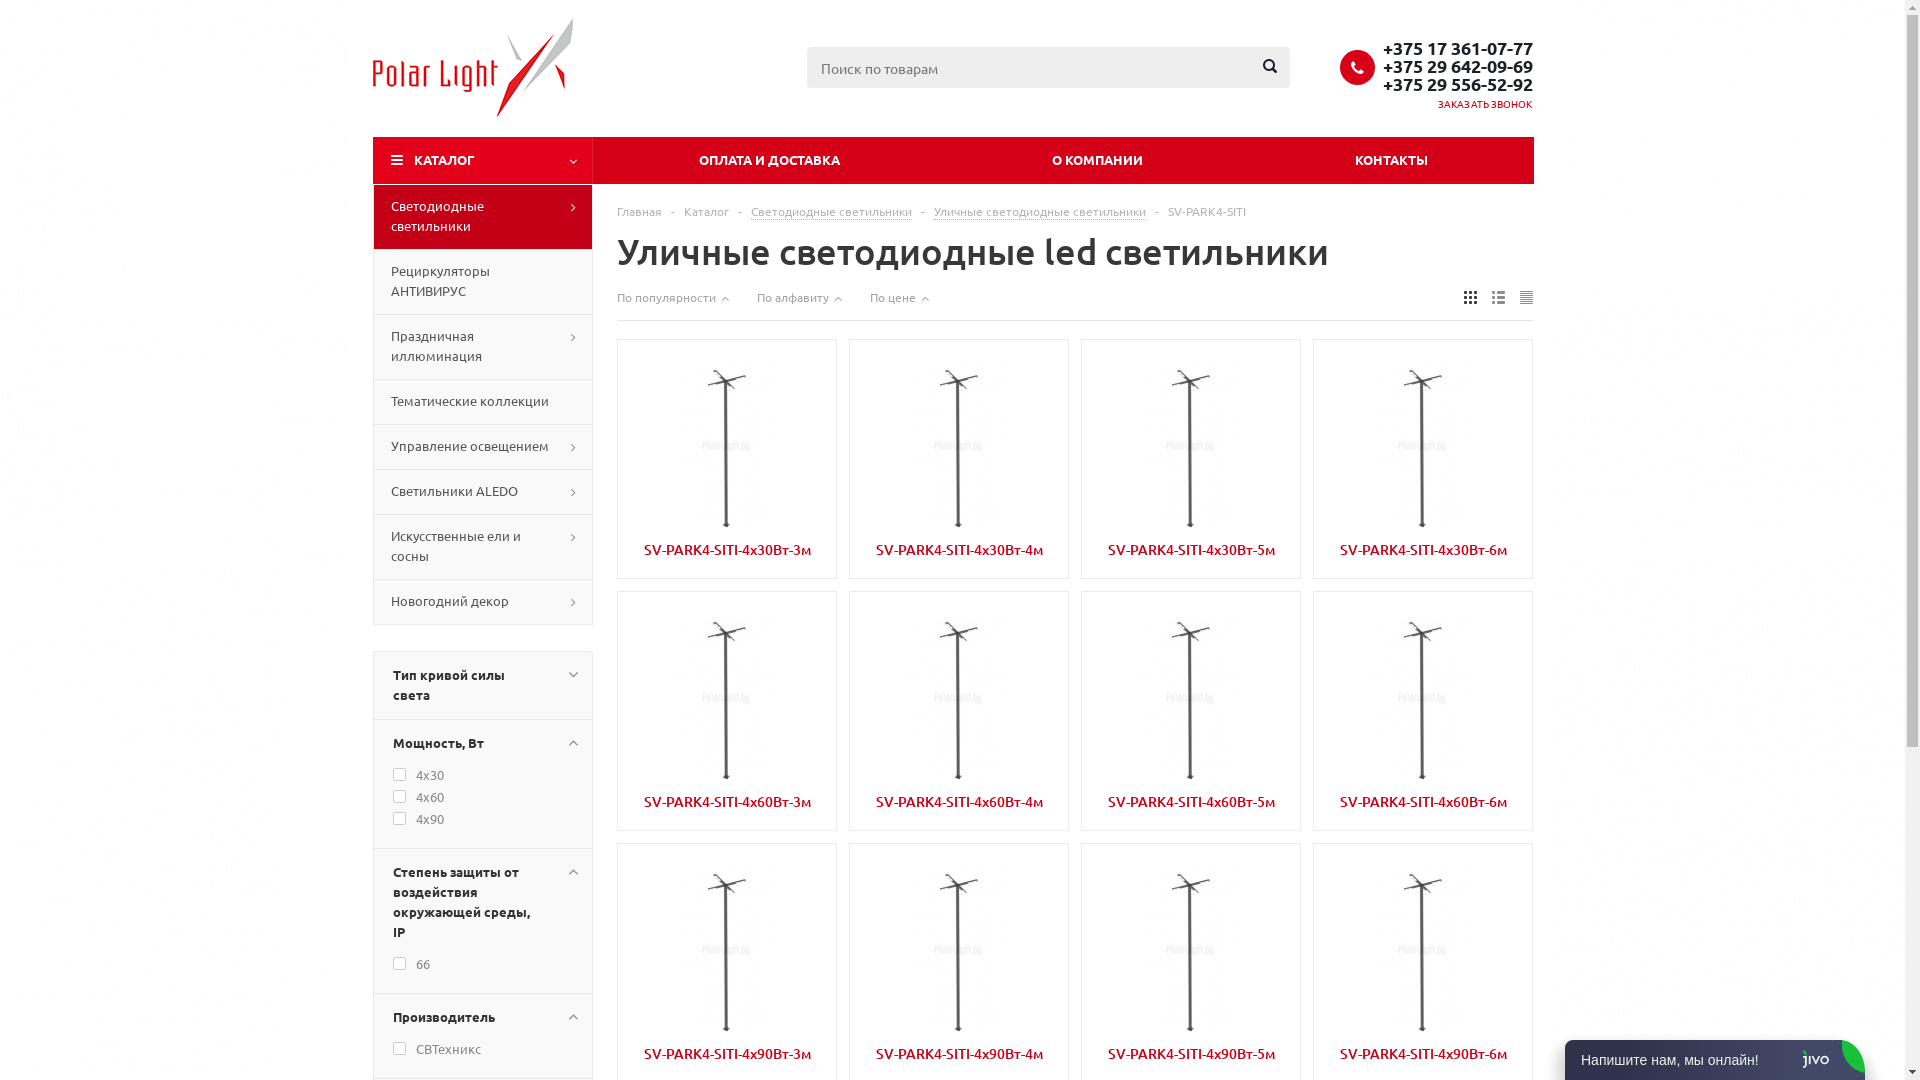 This screenshot has width=1920, height=1080. What do you see at coordinates (1457, 64) in the screenshot?
I see `'+375 29 642-09-69'` at bounding box center [1457, 64].